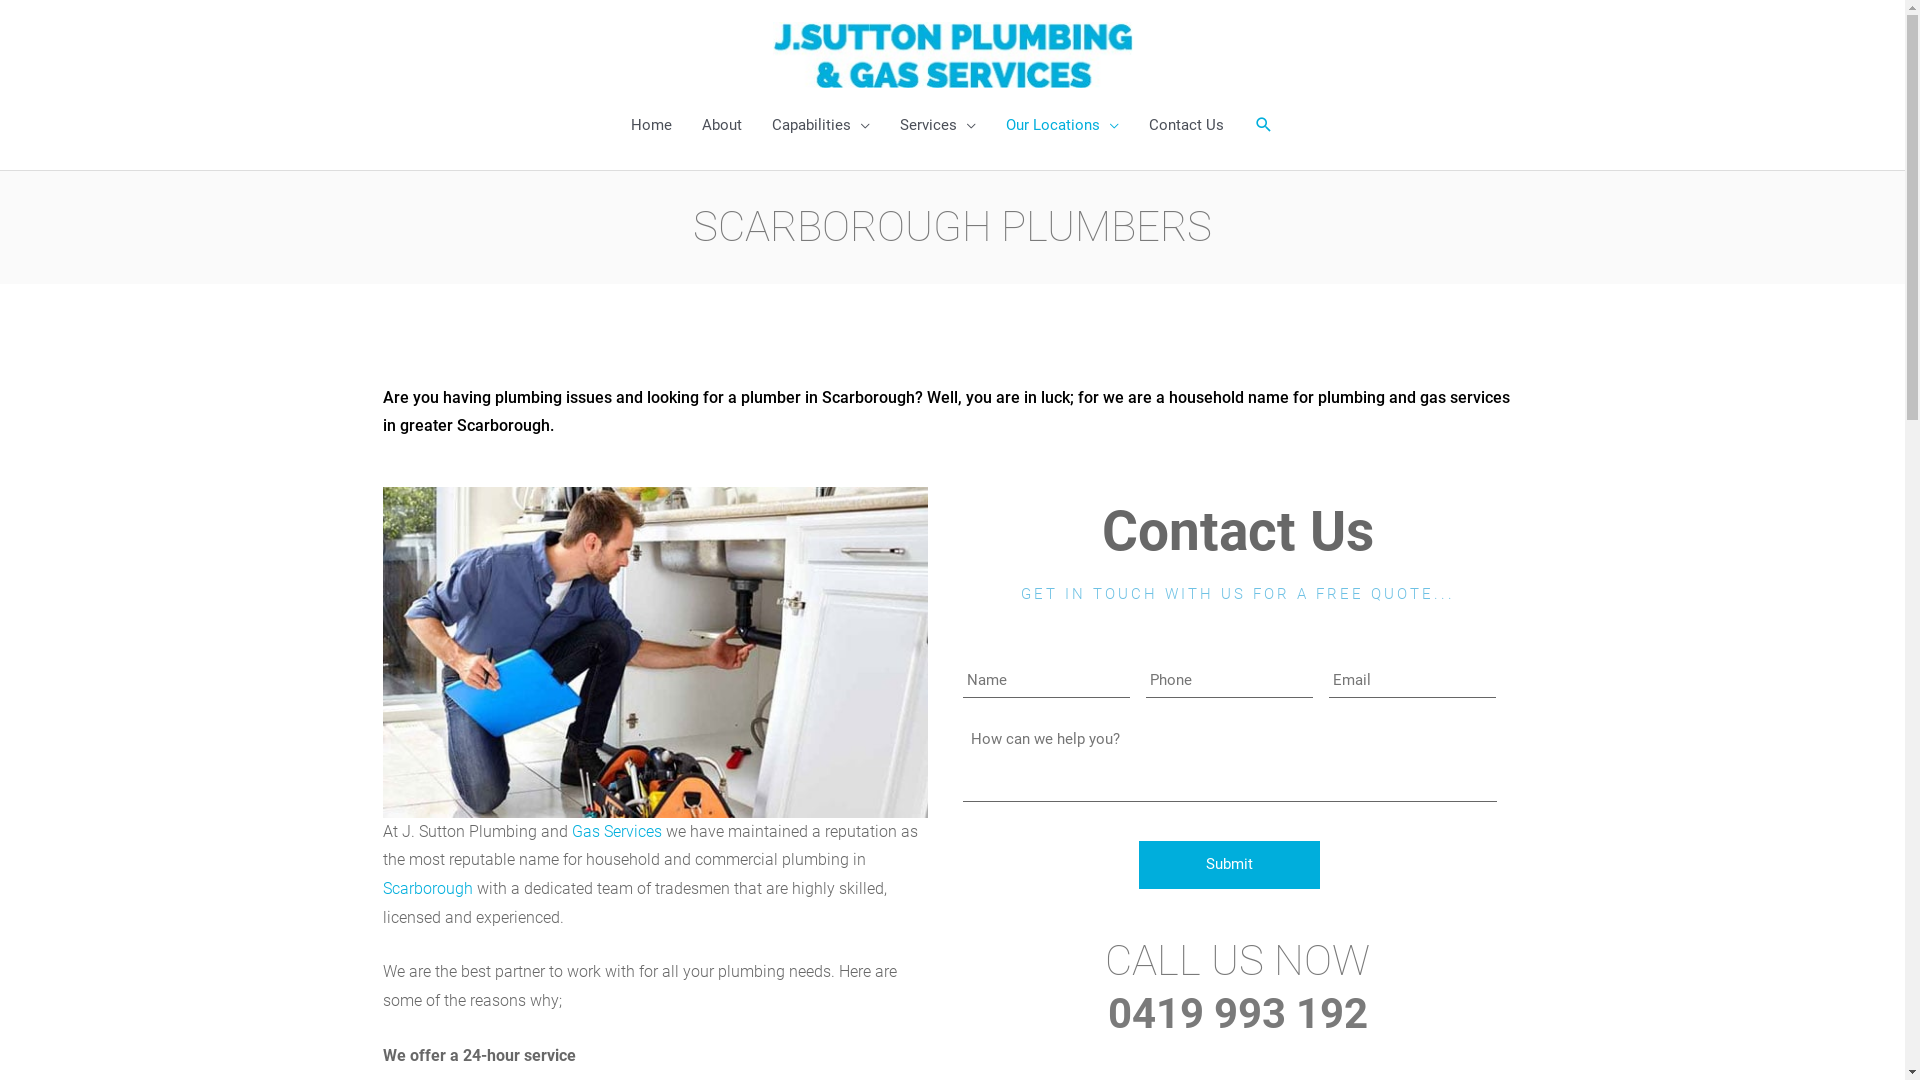  I want to click on 'Scarborough', so click(426, 887).